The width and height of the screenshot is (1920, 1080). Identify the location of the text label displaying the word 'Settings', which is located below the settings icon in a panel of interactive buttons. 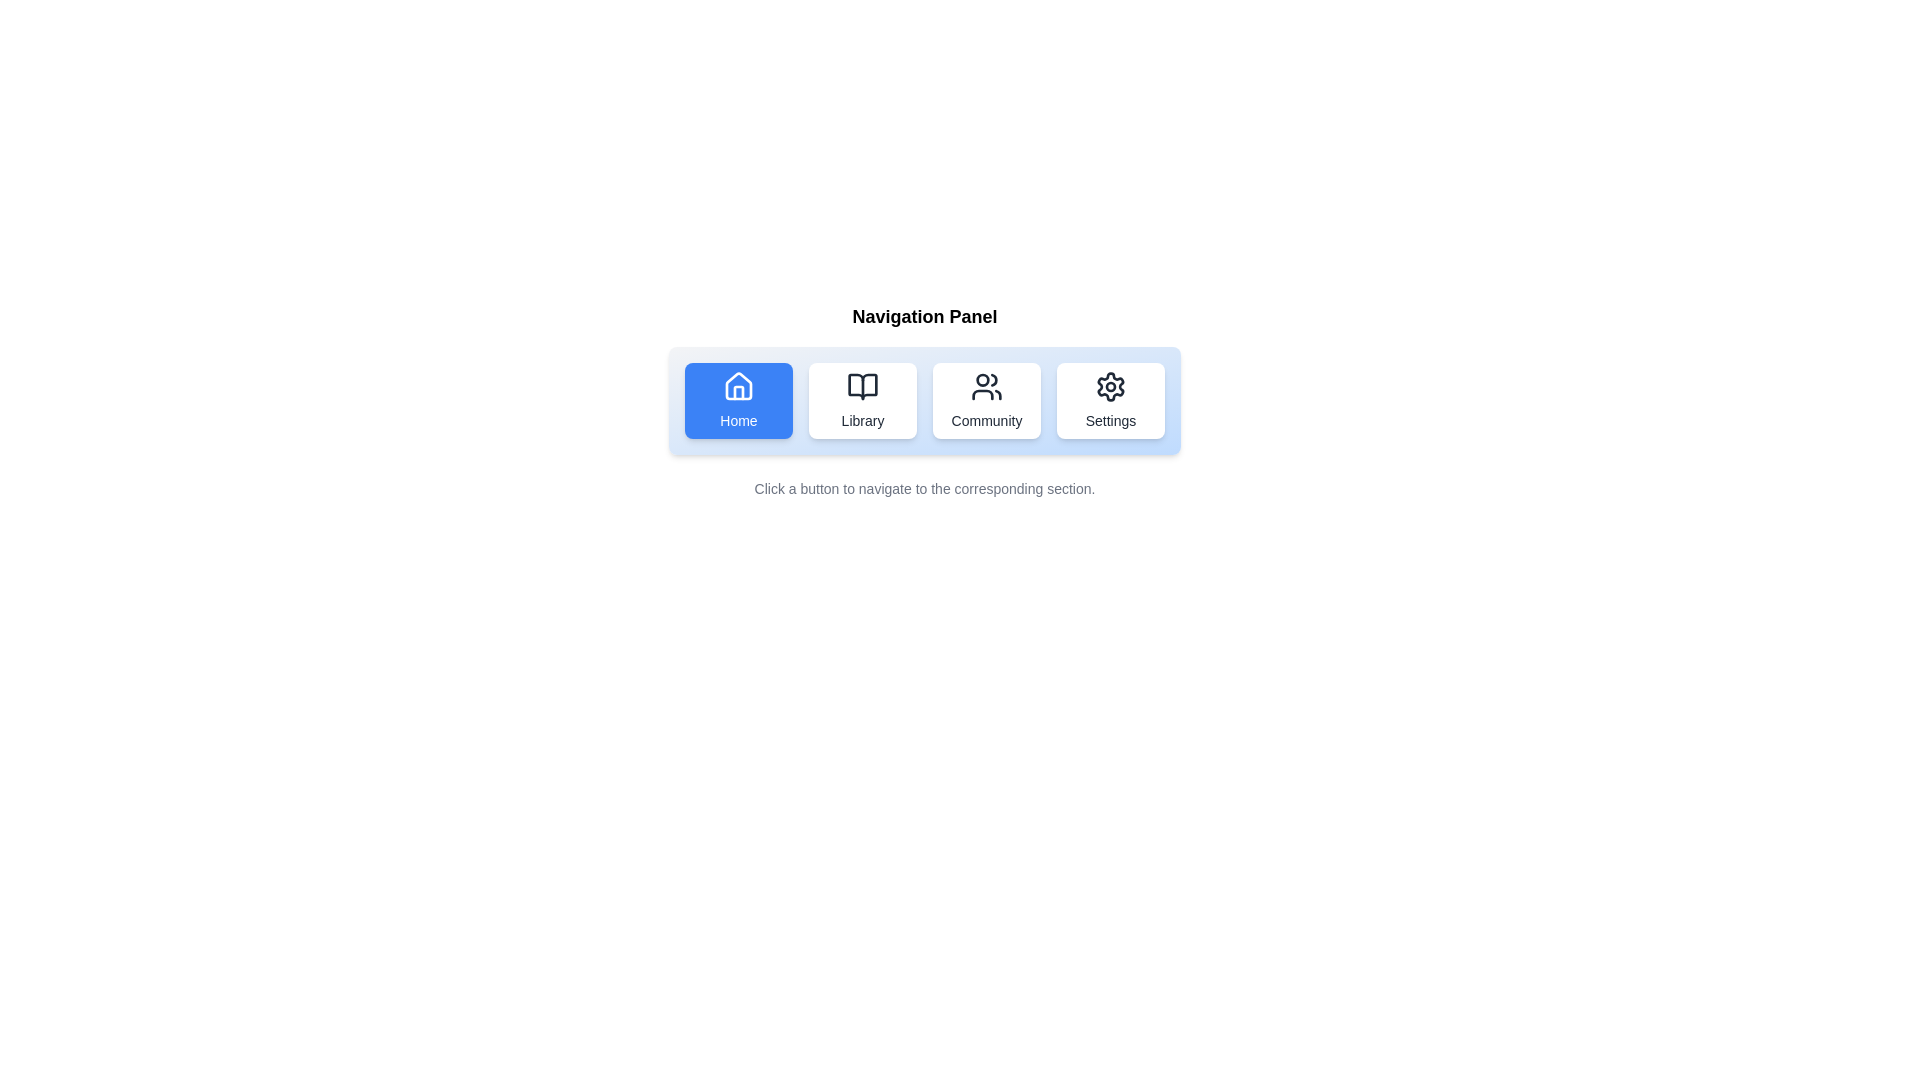
(1109, 419).